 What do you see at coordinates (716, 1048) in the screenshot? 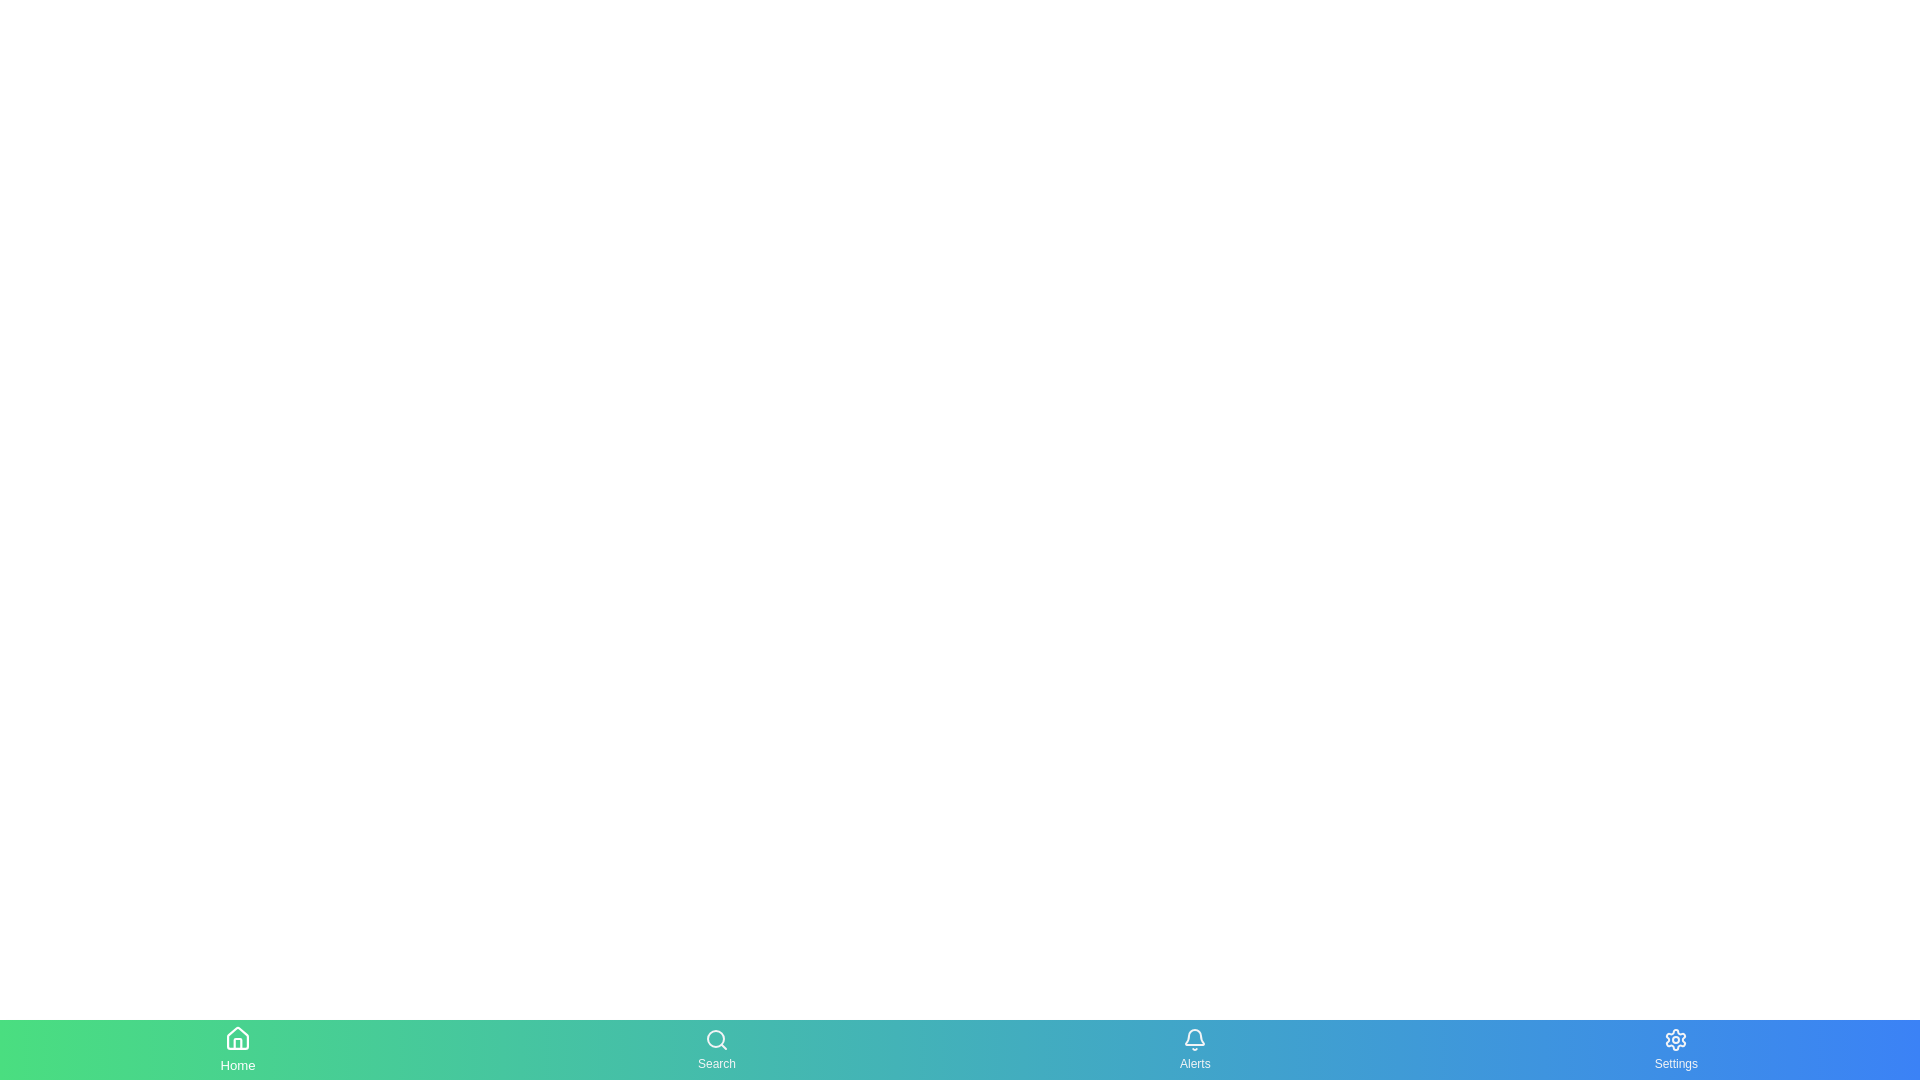
I see `the navigation tab labeled Search` at bounding box center [716, 1048].